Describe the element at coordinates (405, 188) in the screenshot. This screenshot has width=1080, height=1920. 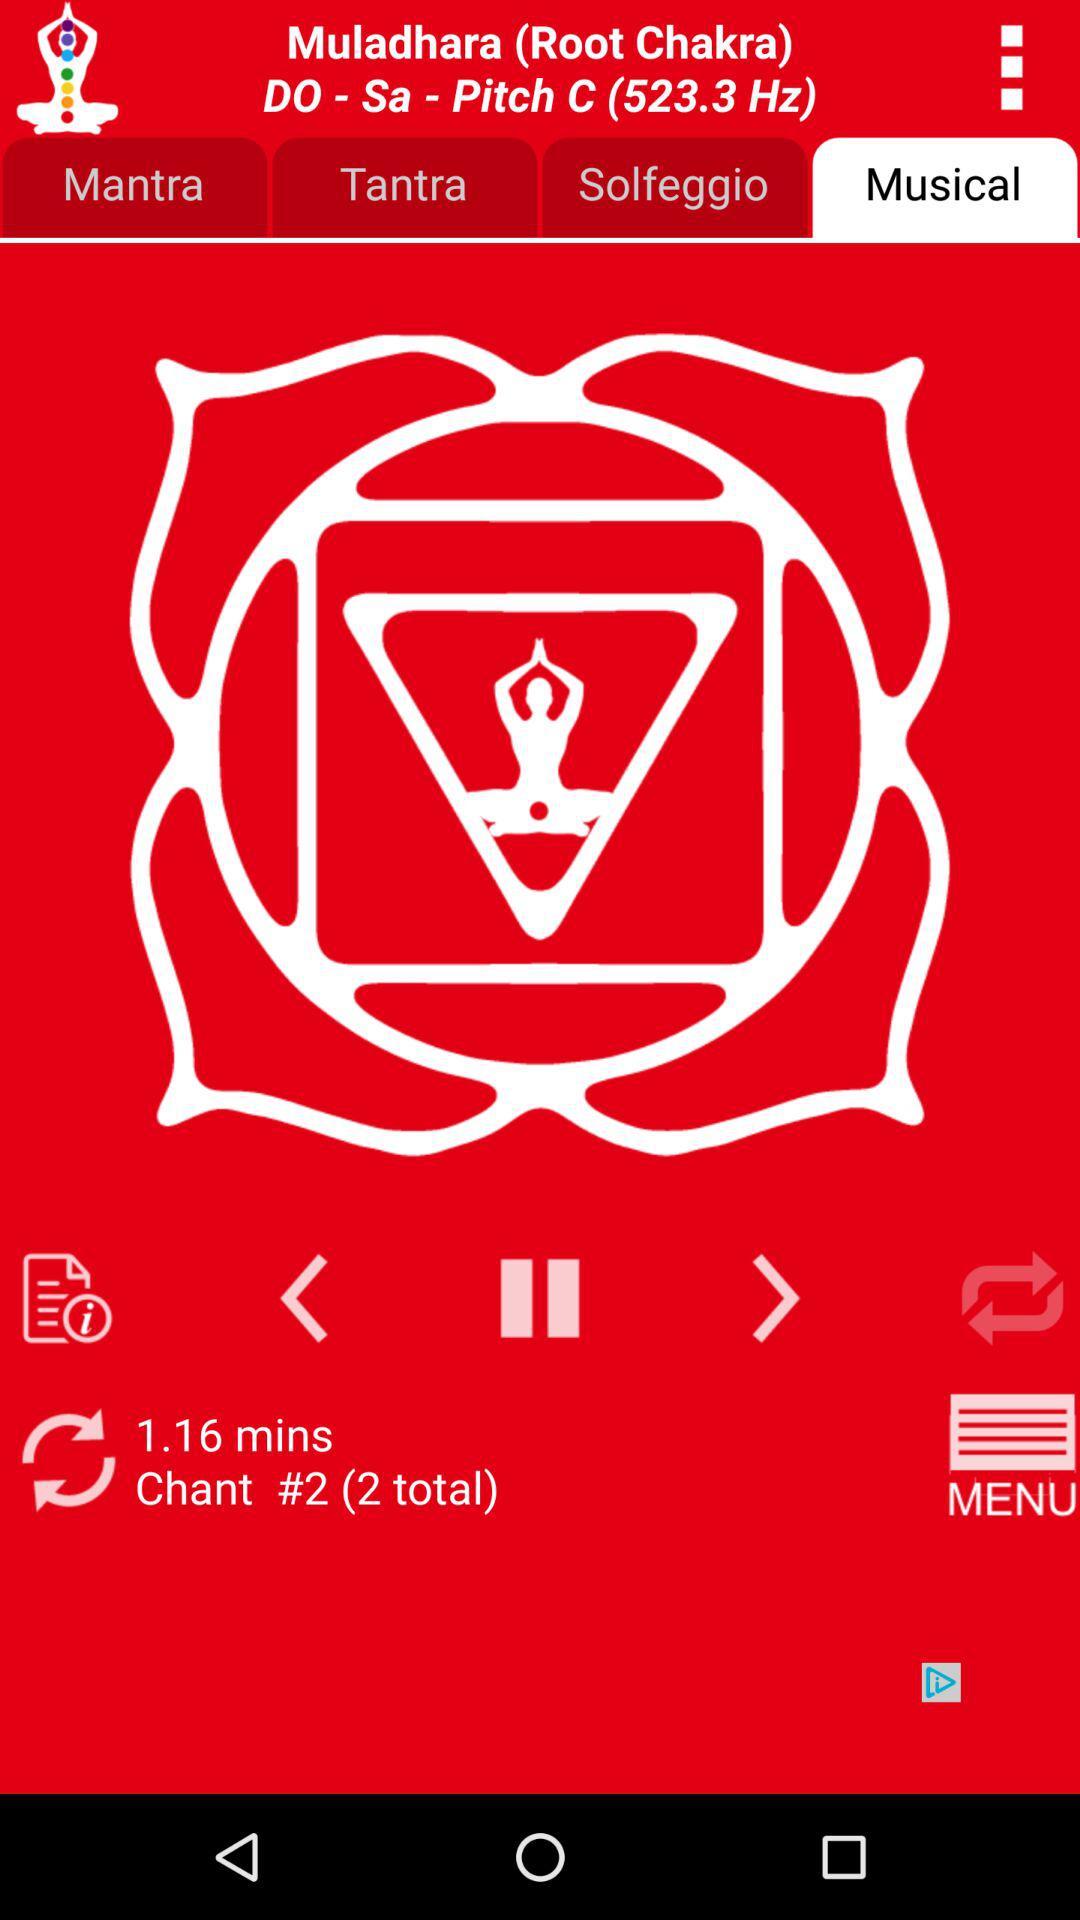
I see `tantra button` at that location.